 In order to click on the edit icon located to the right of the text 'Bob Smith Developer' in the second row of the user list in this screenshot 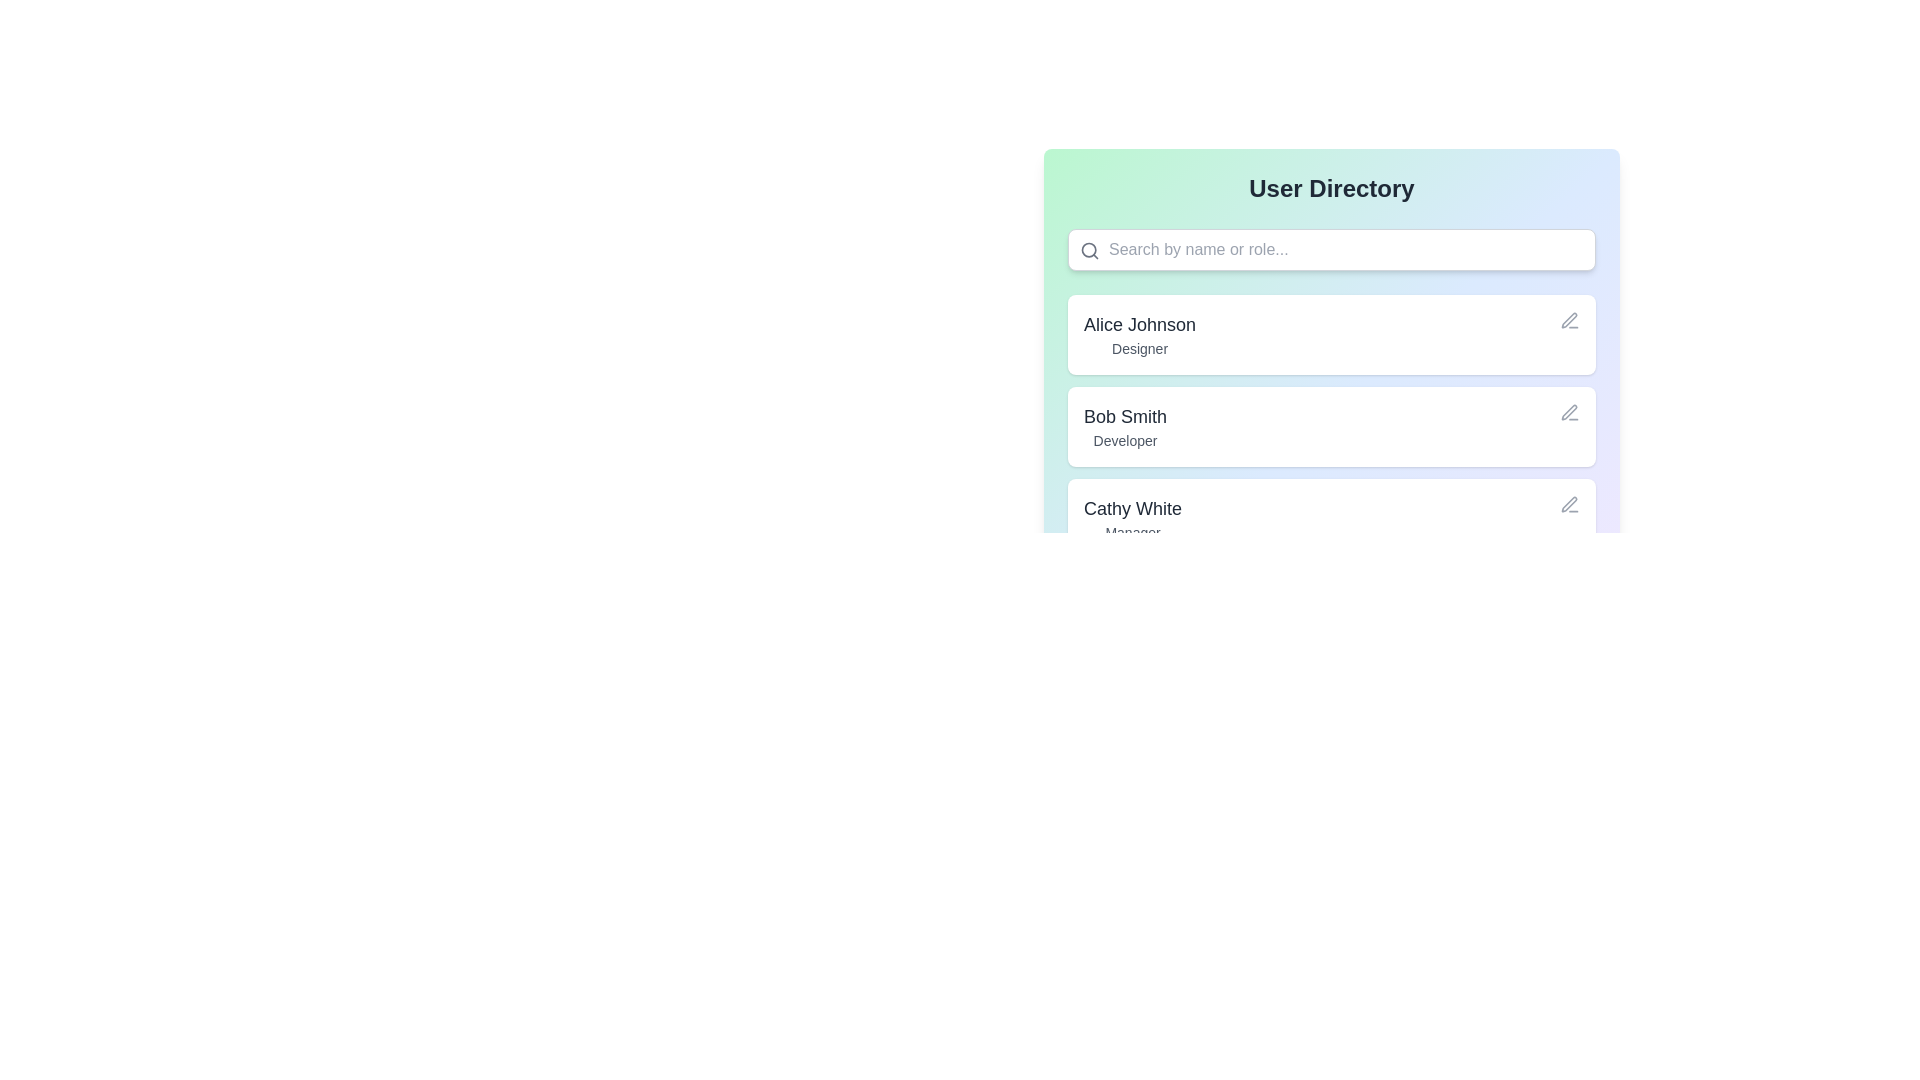, I will do `click(1568, 411)`.